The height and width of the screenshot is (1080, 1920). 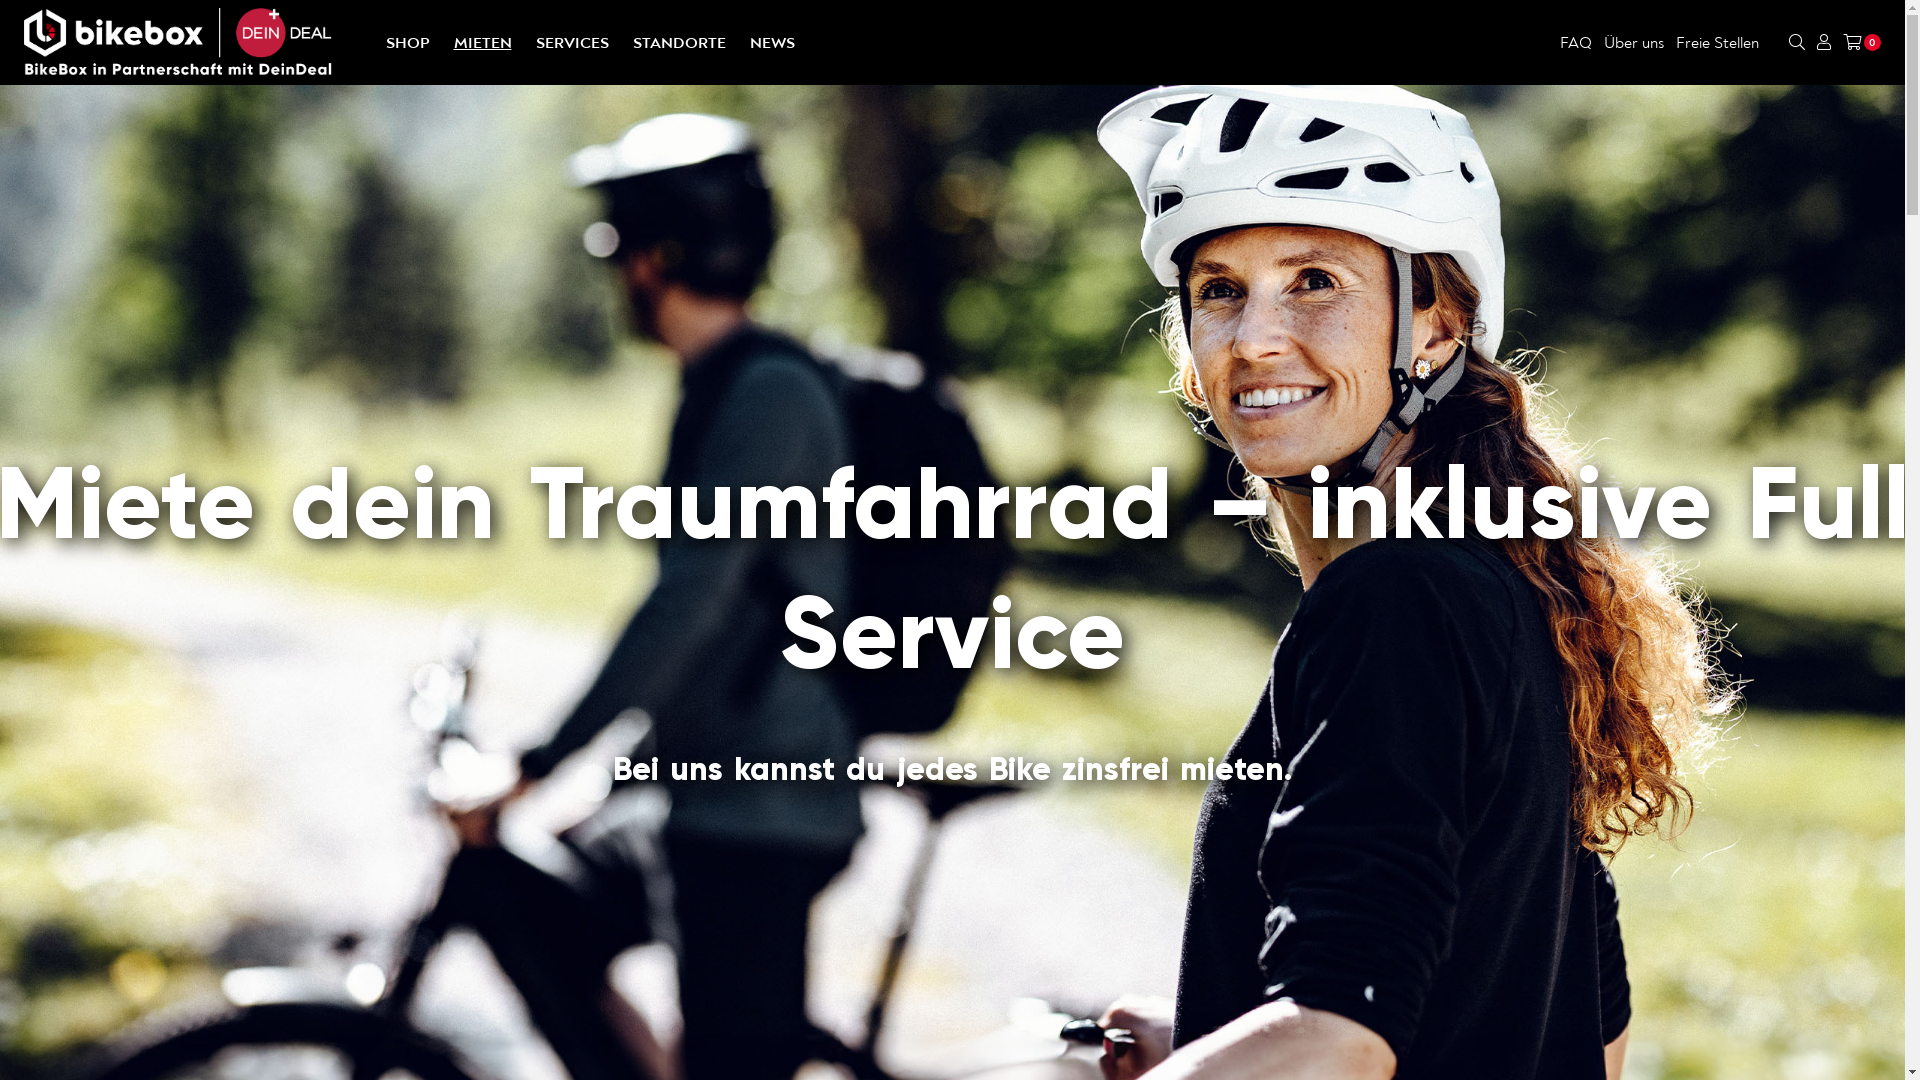 I want to click on 'MIETEN', so click(x=483, y=42).